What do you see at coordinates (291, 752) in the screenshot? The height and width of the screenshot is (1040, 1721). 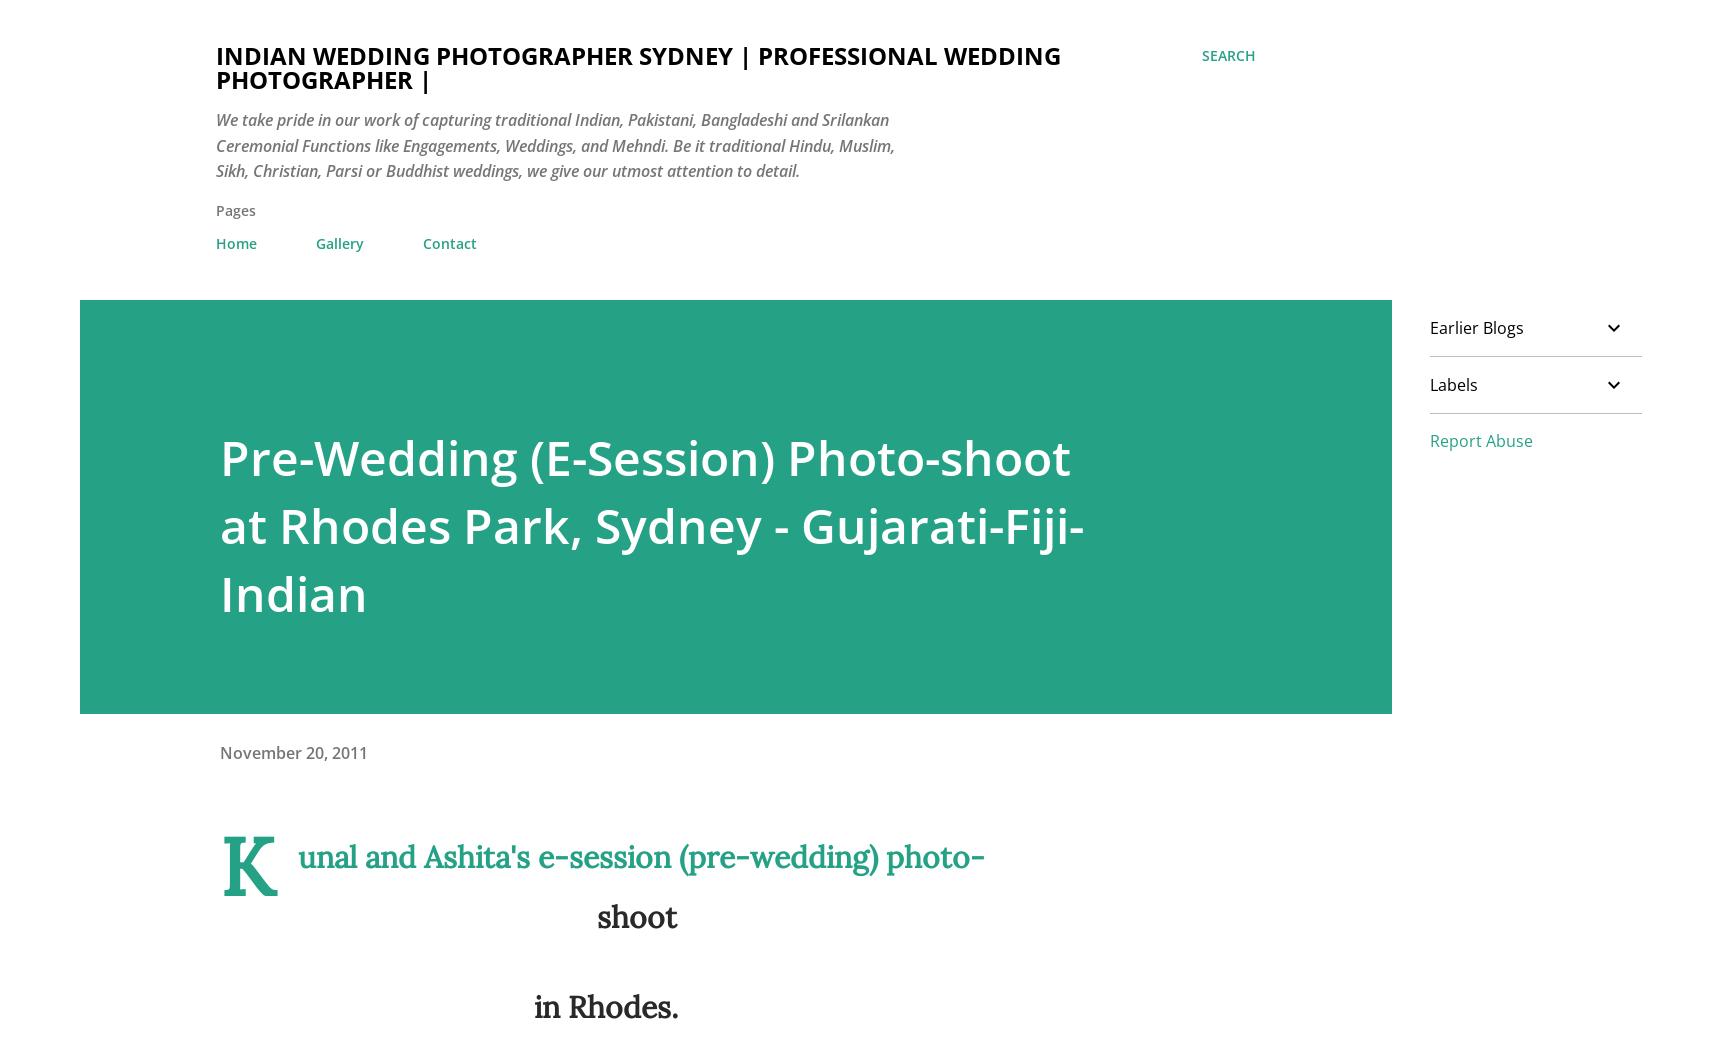 I see `'November 20, 2011'` at bounding box center [291, 752].